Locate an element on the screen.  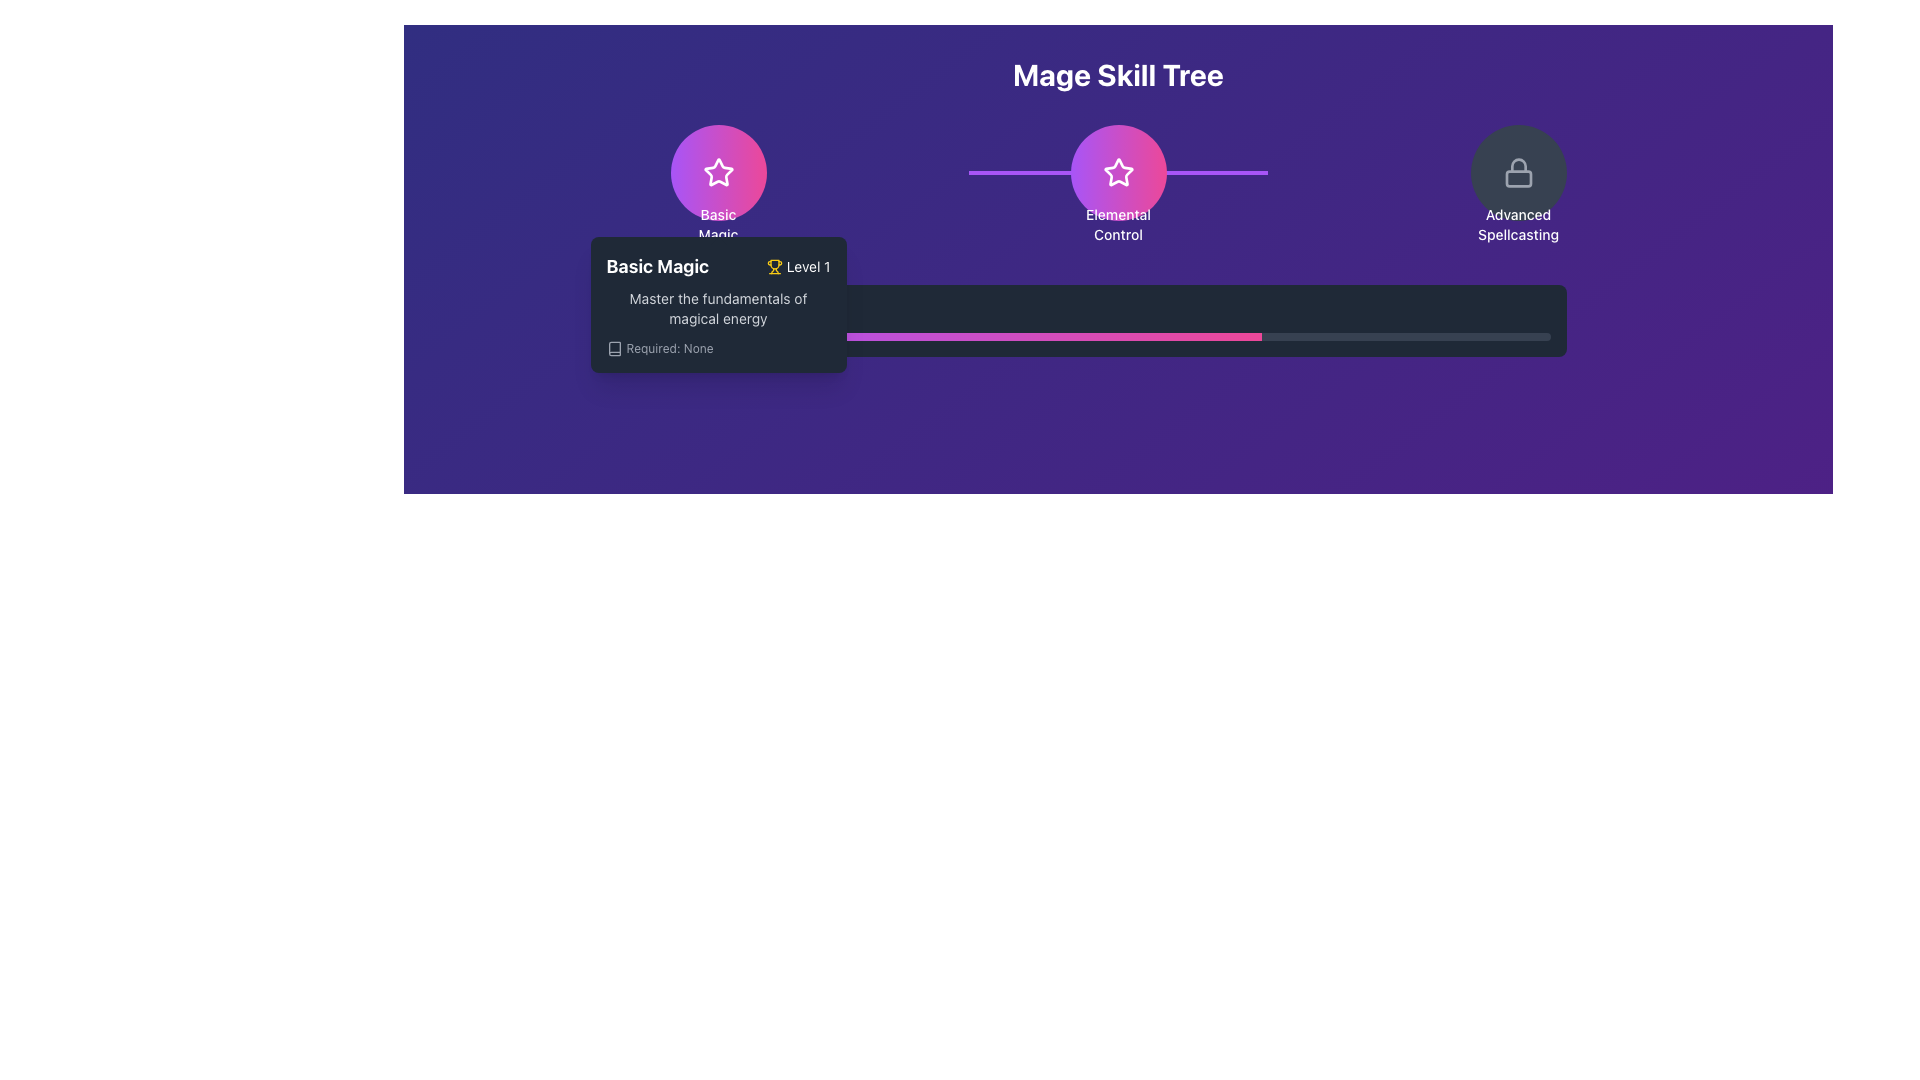
text label element that displays 'Master the fundamentals of magical energy,' which is located below the heading 'Basic Magic Level 1' in the tooltip-like panel is located at coordinates (718, 308).